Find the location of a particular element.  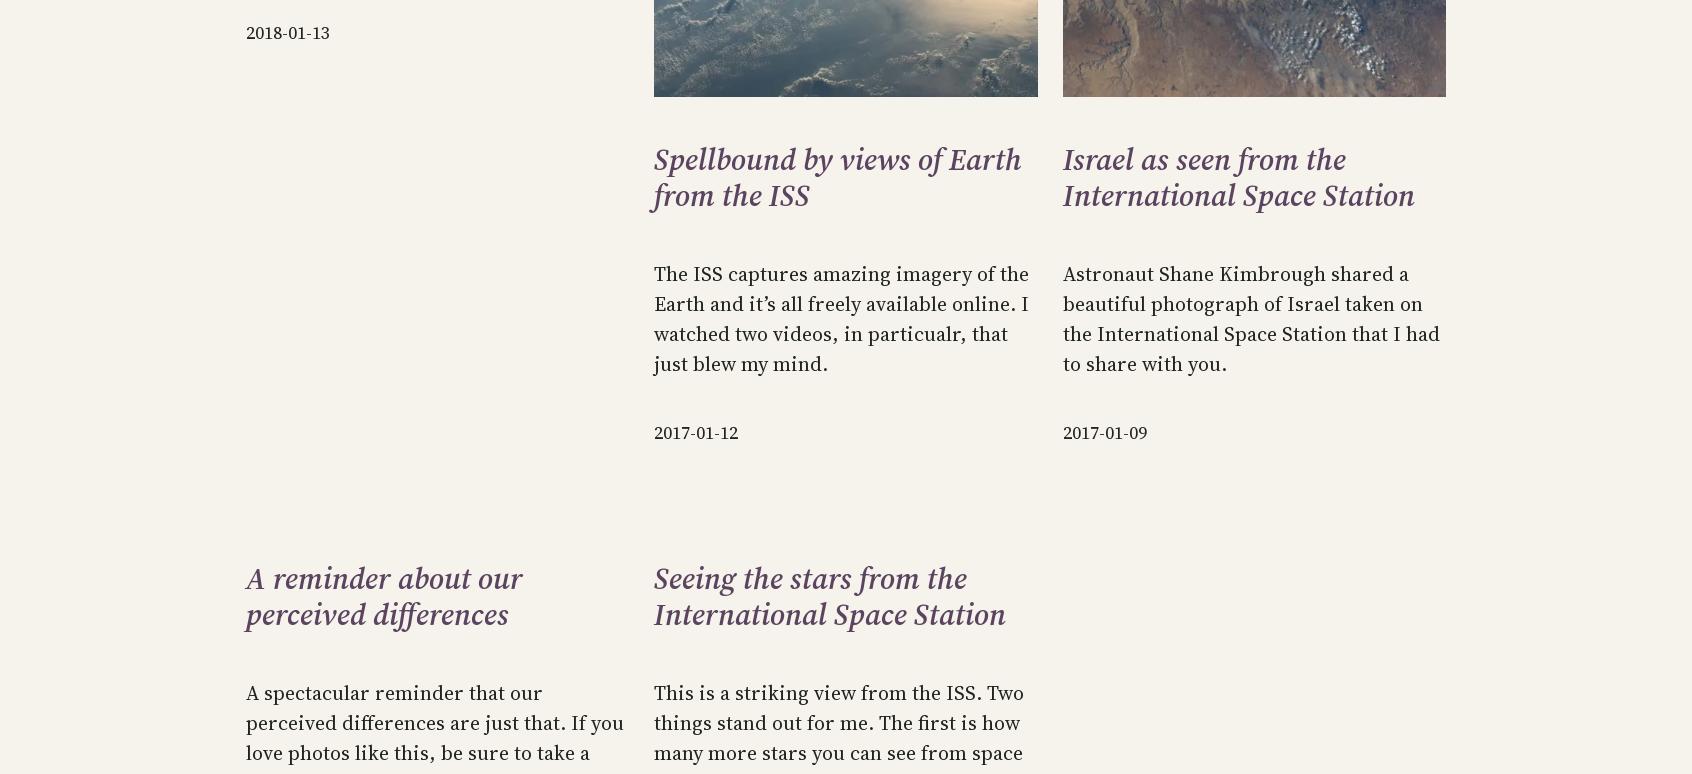

'Astronaut Shane Kimbrough shared a beautiful photograph of Israel taken on the International Space Station that I had to share with you.' is located at coordinates (1250, 318).